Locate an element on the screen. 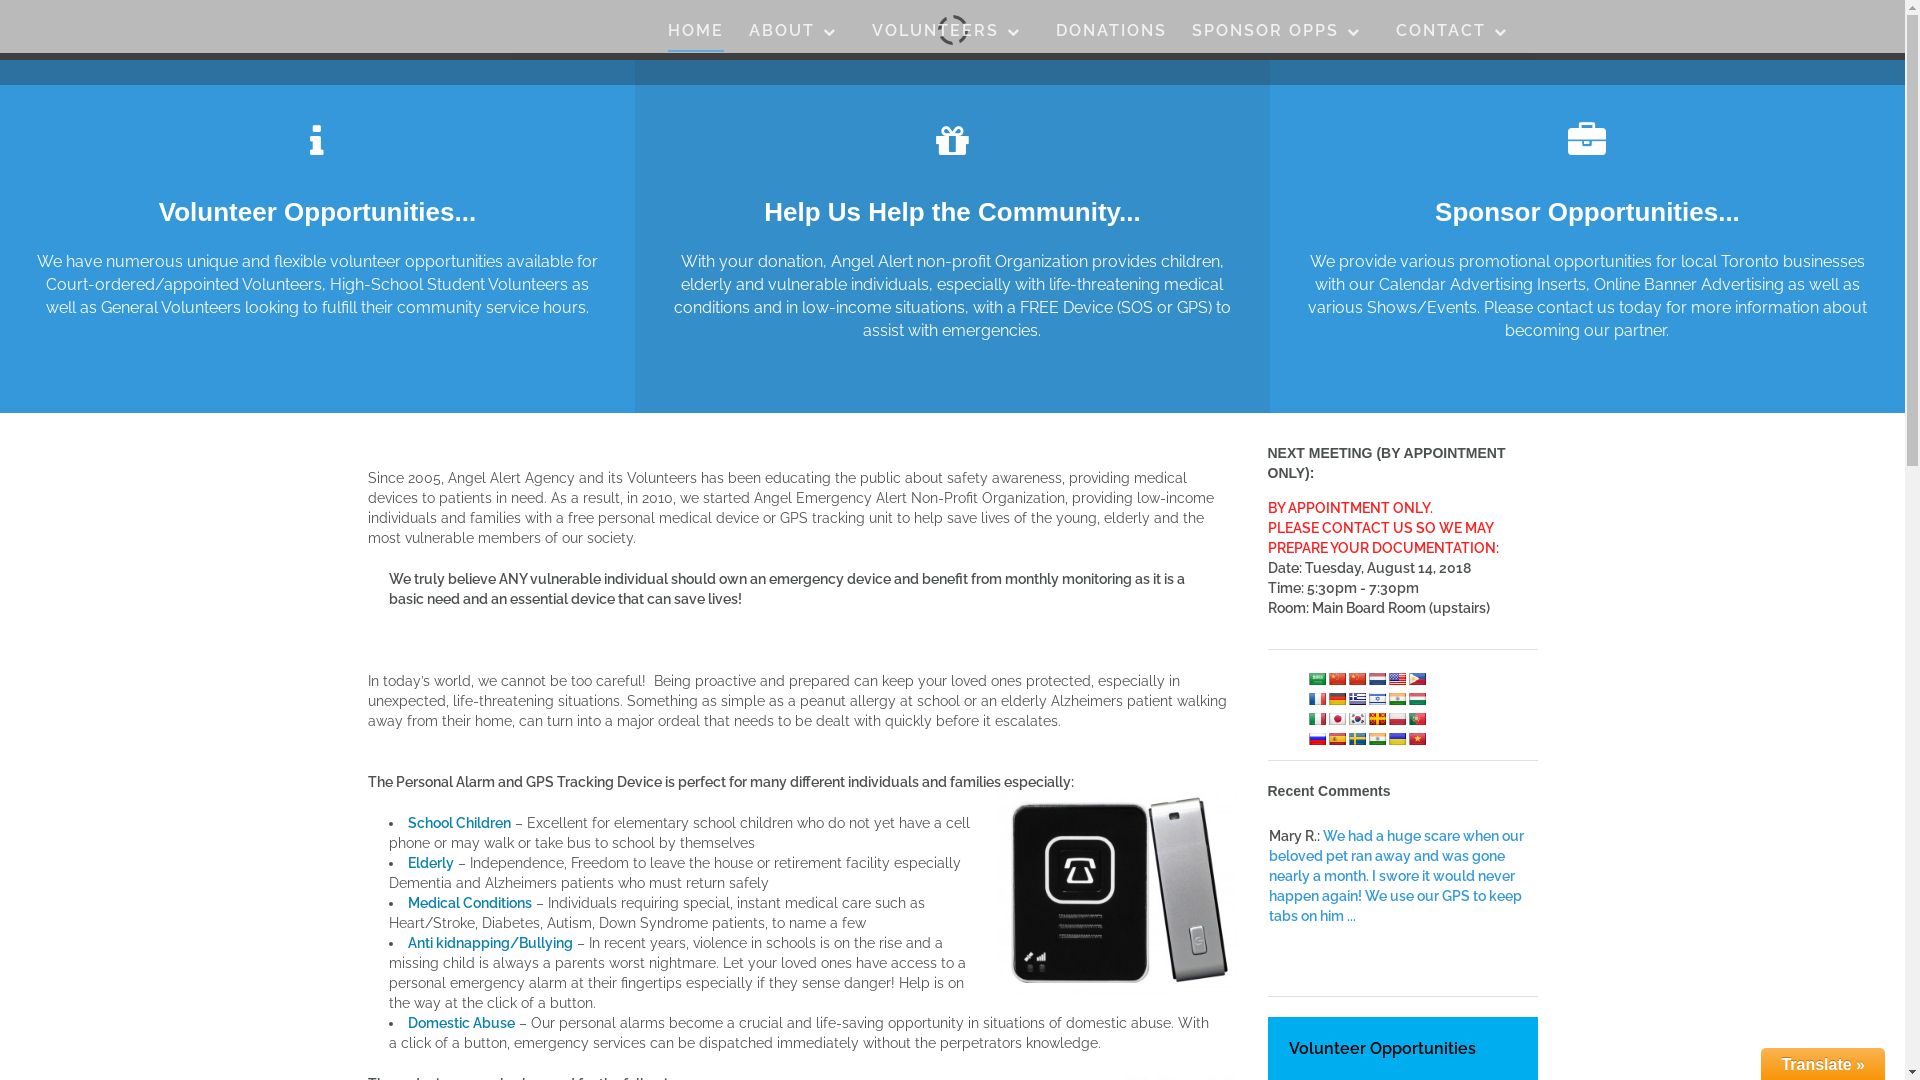 The height and width of the screenshot is (1080, 1920). 'Arabic' is located at coordinates (1316, 677).